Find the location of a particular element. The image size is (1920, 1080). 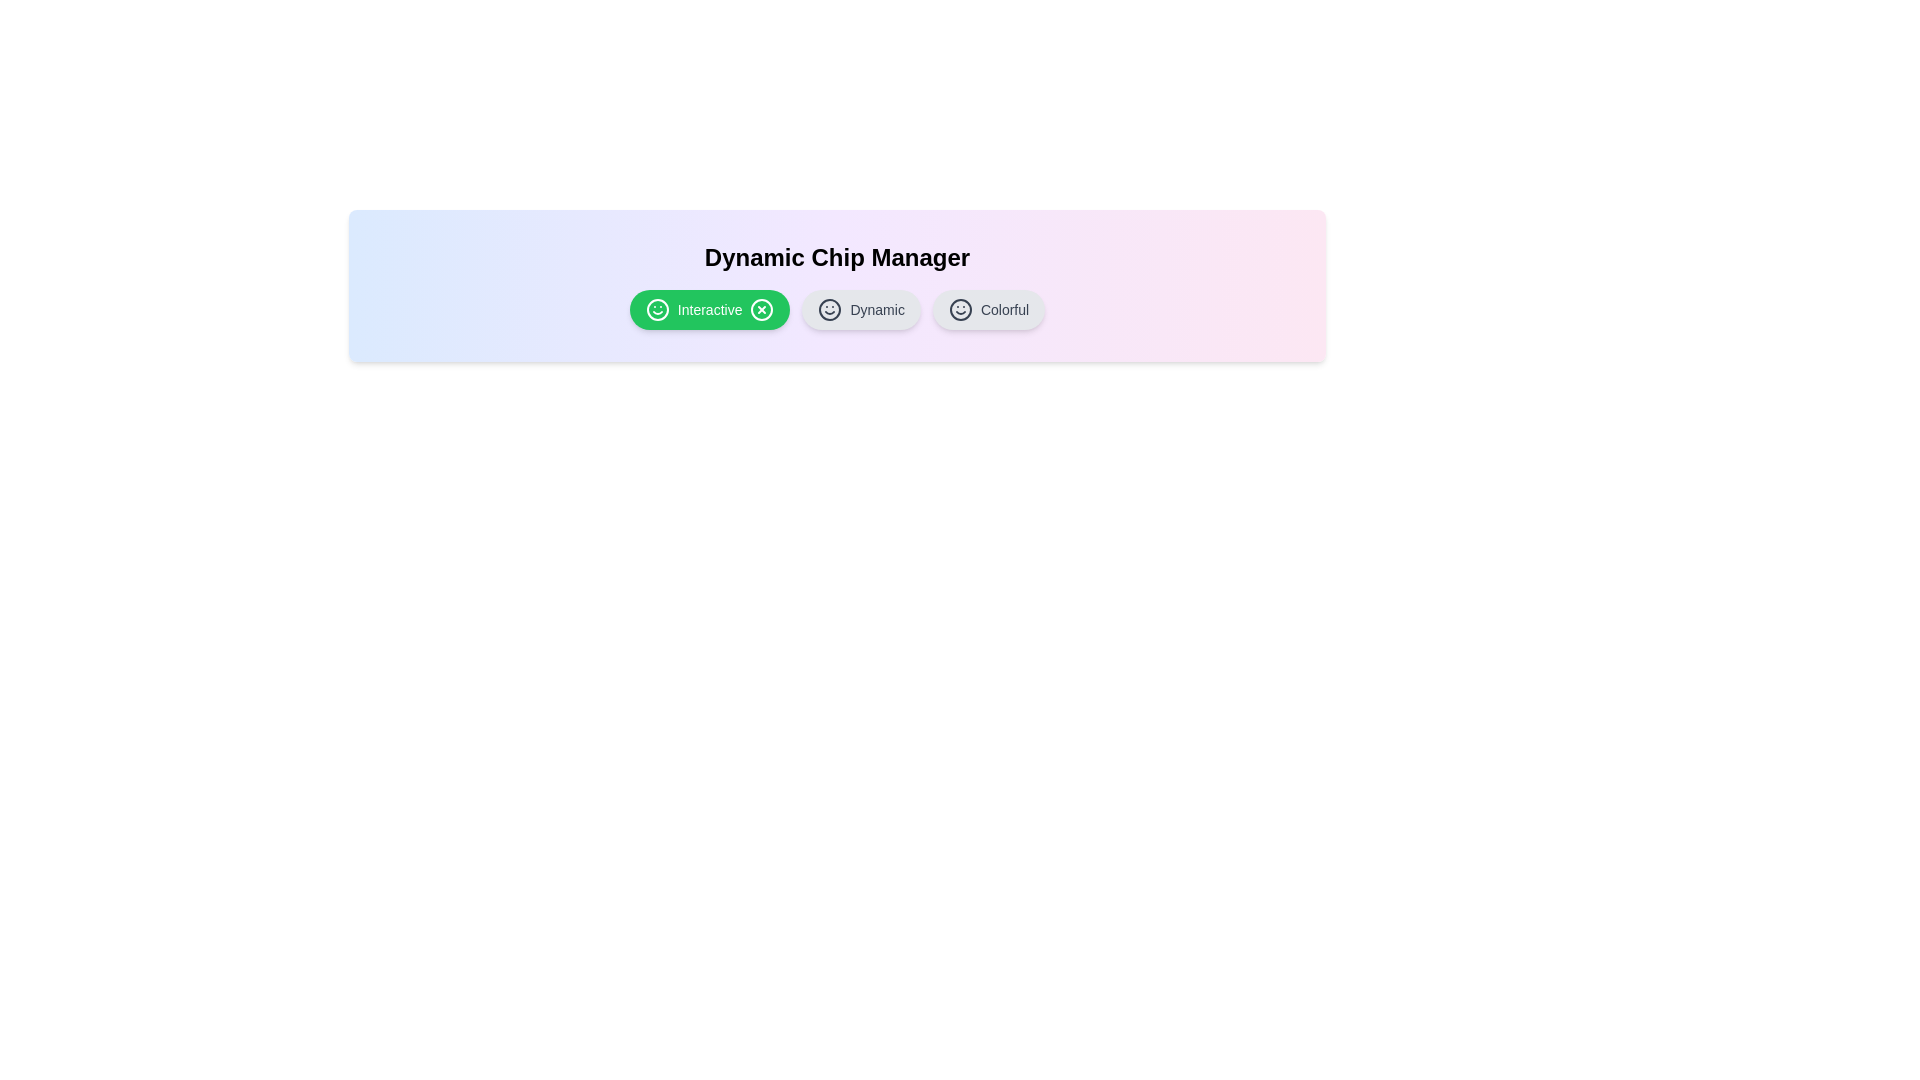

the icon within the chip labeled 'Dynamic' is located at coordinates (830, 309).